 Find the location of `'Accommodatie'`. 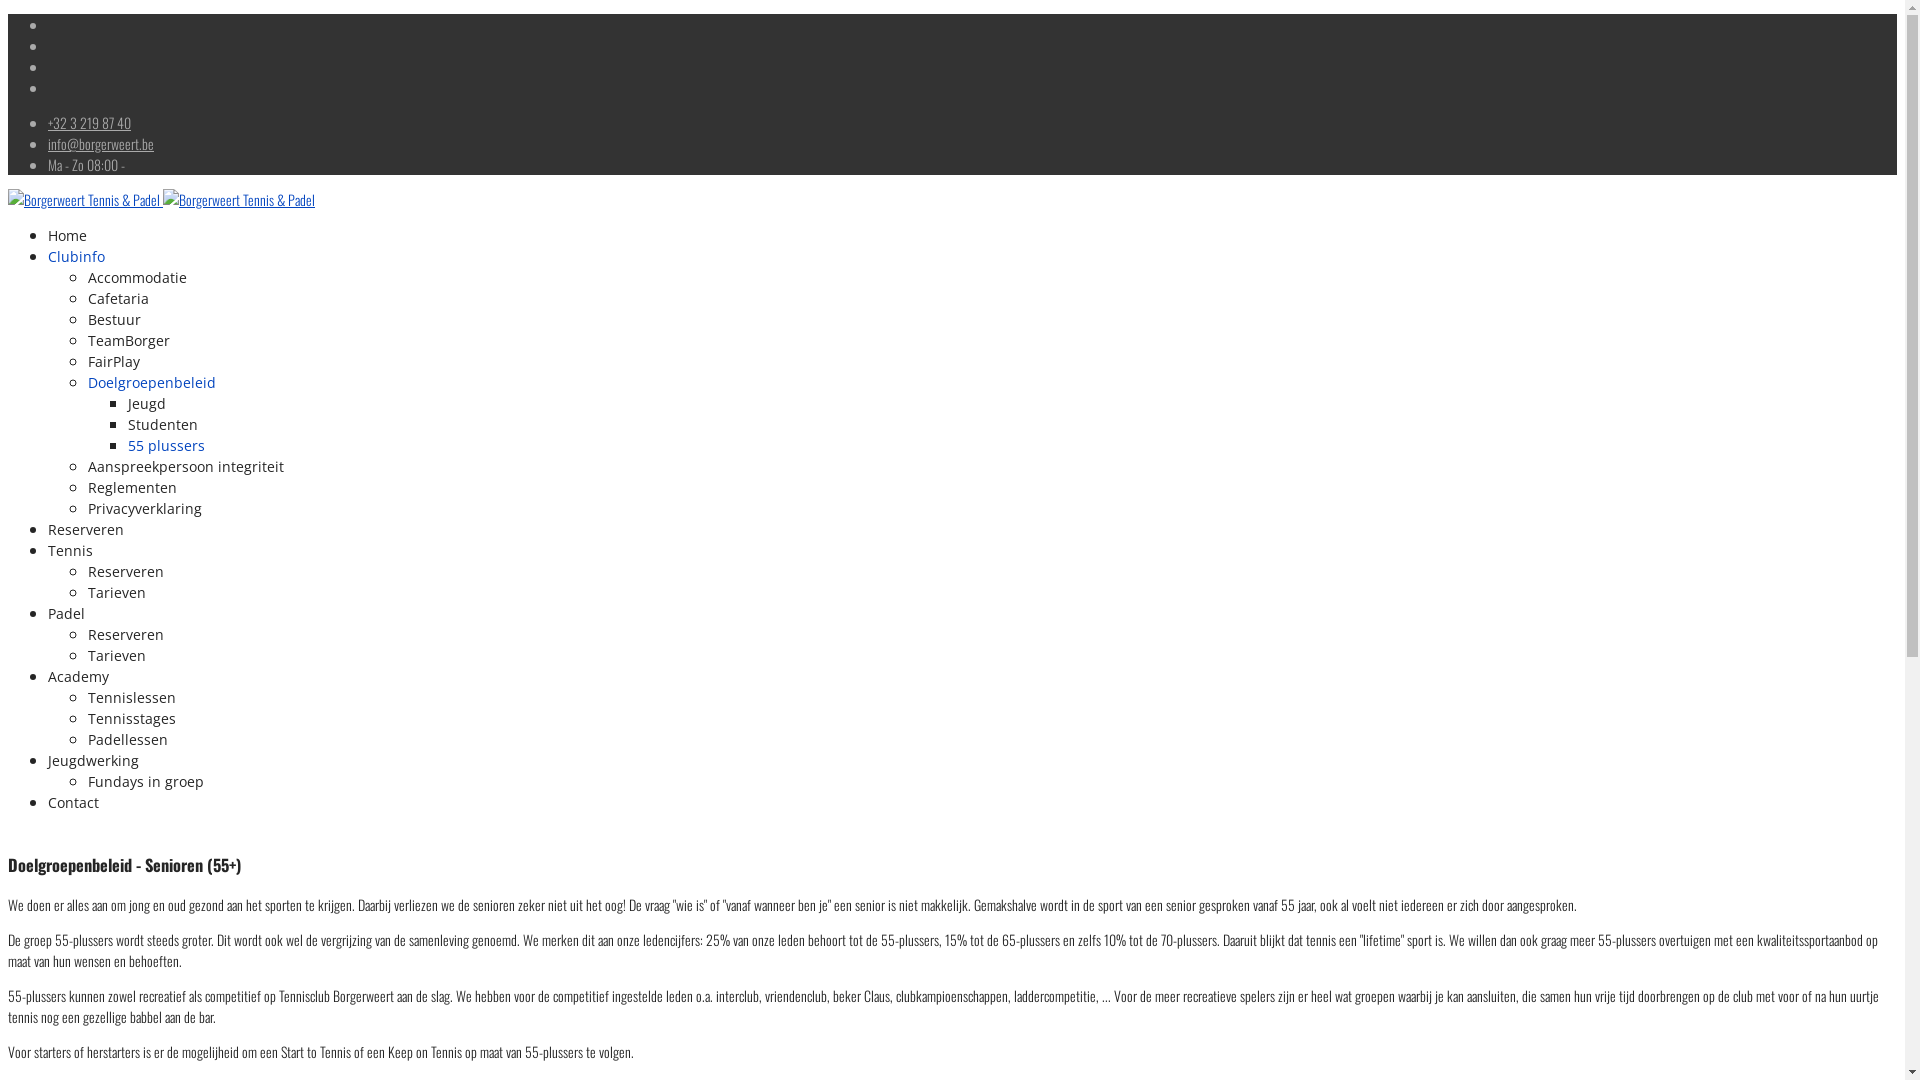

'Accommodatie' is located at coordinates (86, 277).